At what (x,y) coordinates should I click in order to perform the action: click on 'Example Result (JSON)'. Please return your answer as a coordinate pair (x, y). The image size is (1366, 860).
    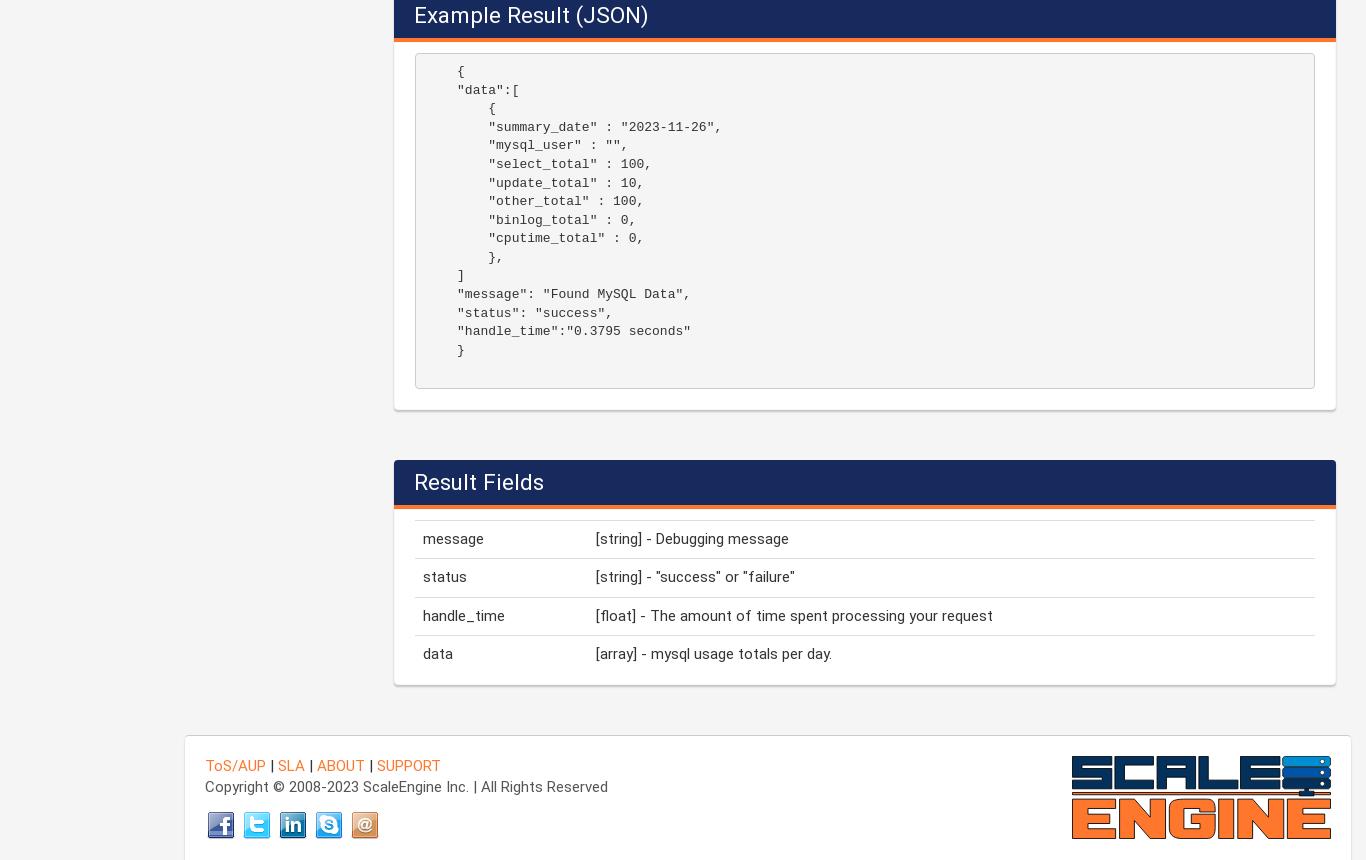
    Looking at the image, I should click on (531, 14).